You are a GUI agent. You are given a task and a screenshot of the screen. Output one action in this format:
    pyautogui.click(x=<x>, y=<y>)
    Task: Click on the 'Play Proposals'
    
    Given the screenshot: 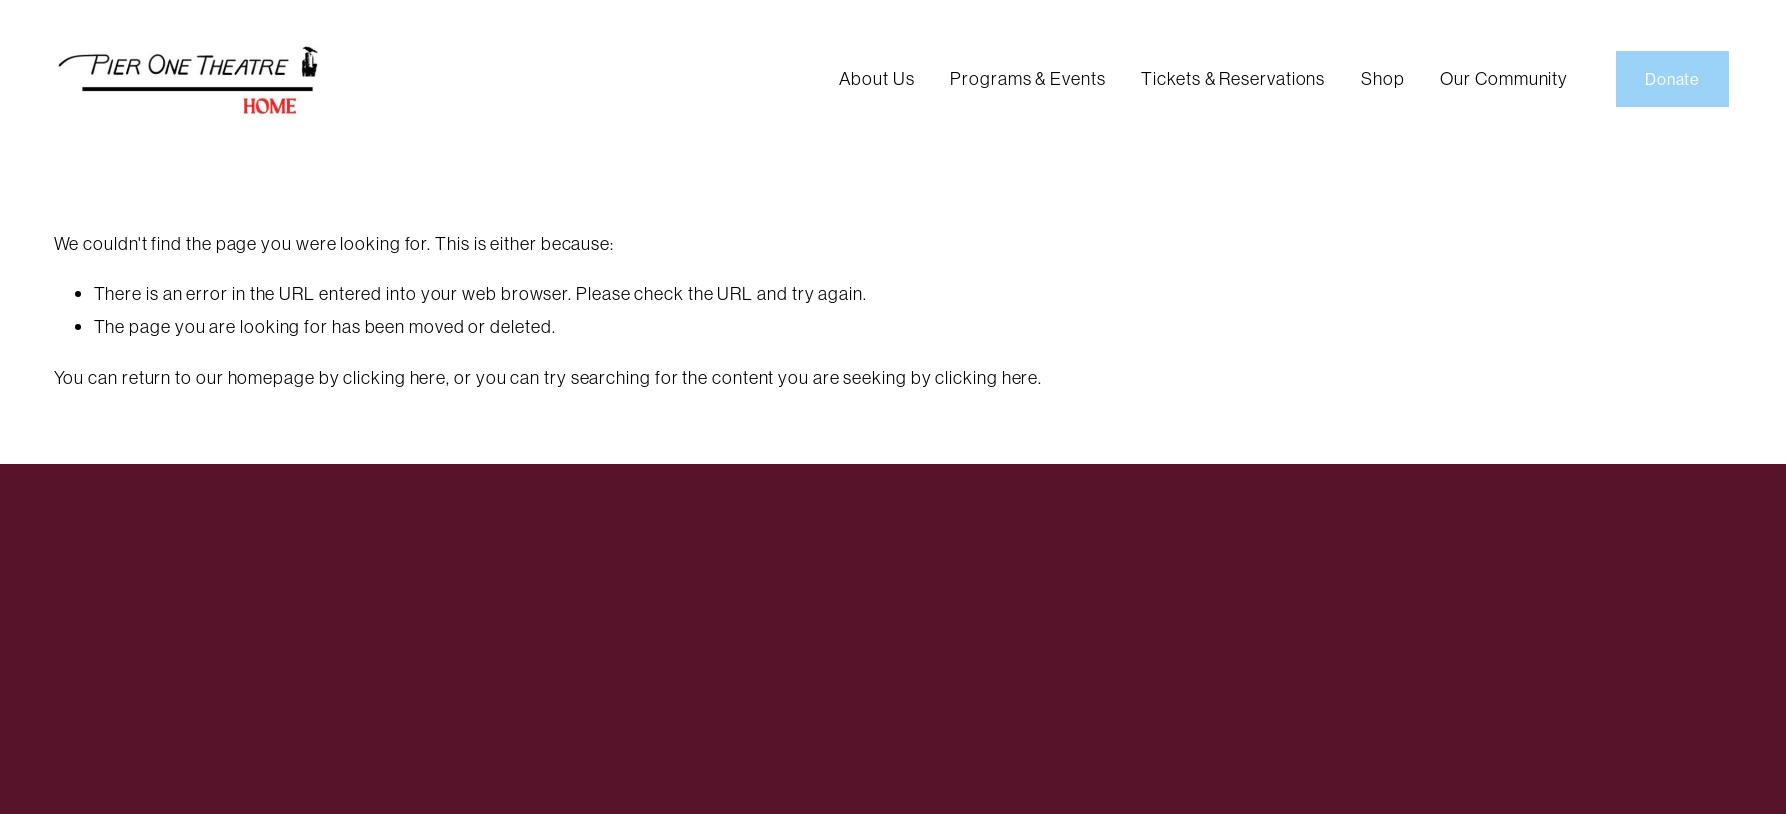 What is the action you would take?
    pyautogui.click(x=981, y=199)
    